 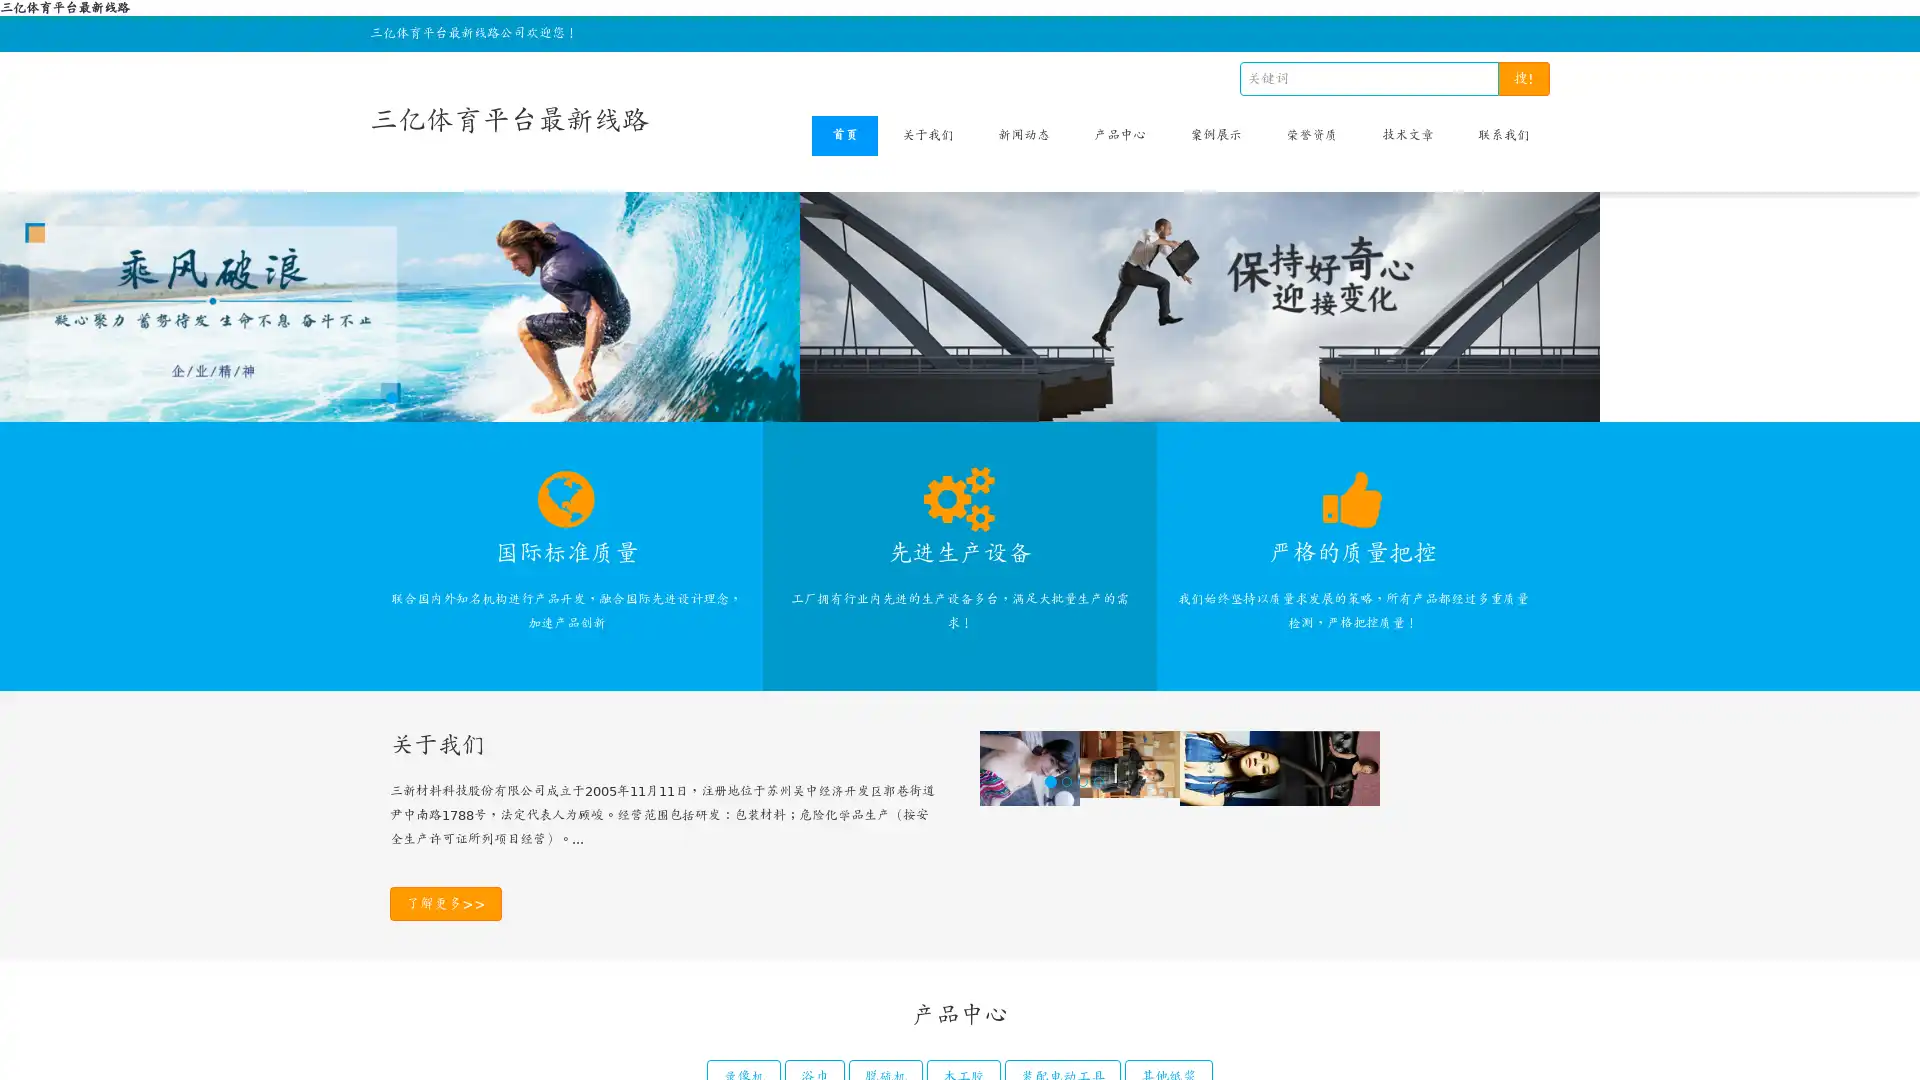 What do you see at coordinates (1523, 77) in the screenshot?
I see `!` at bounding box center [1523, 77].